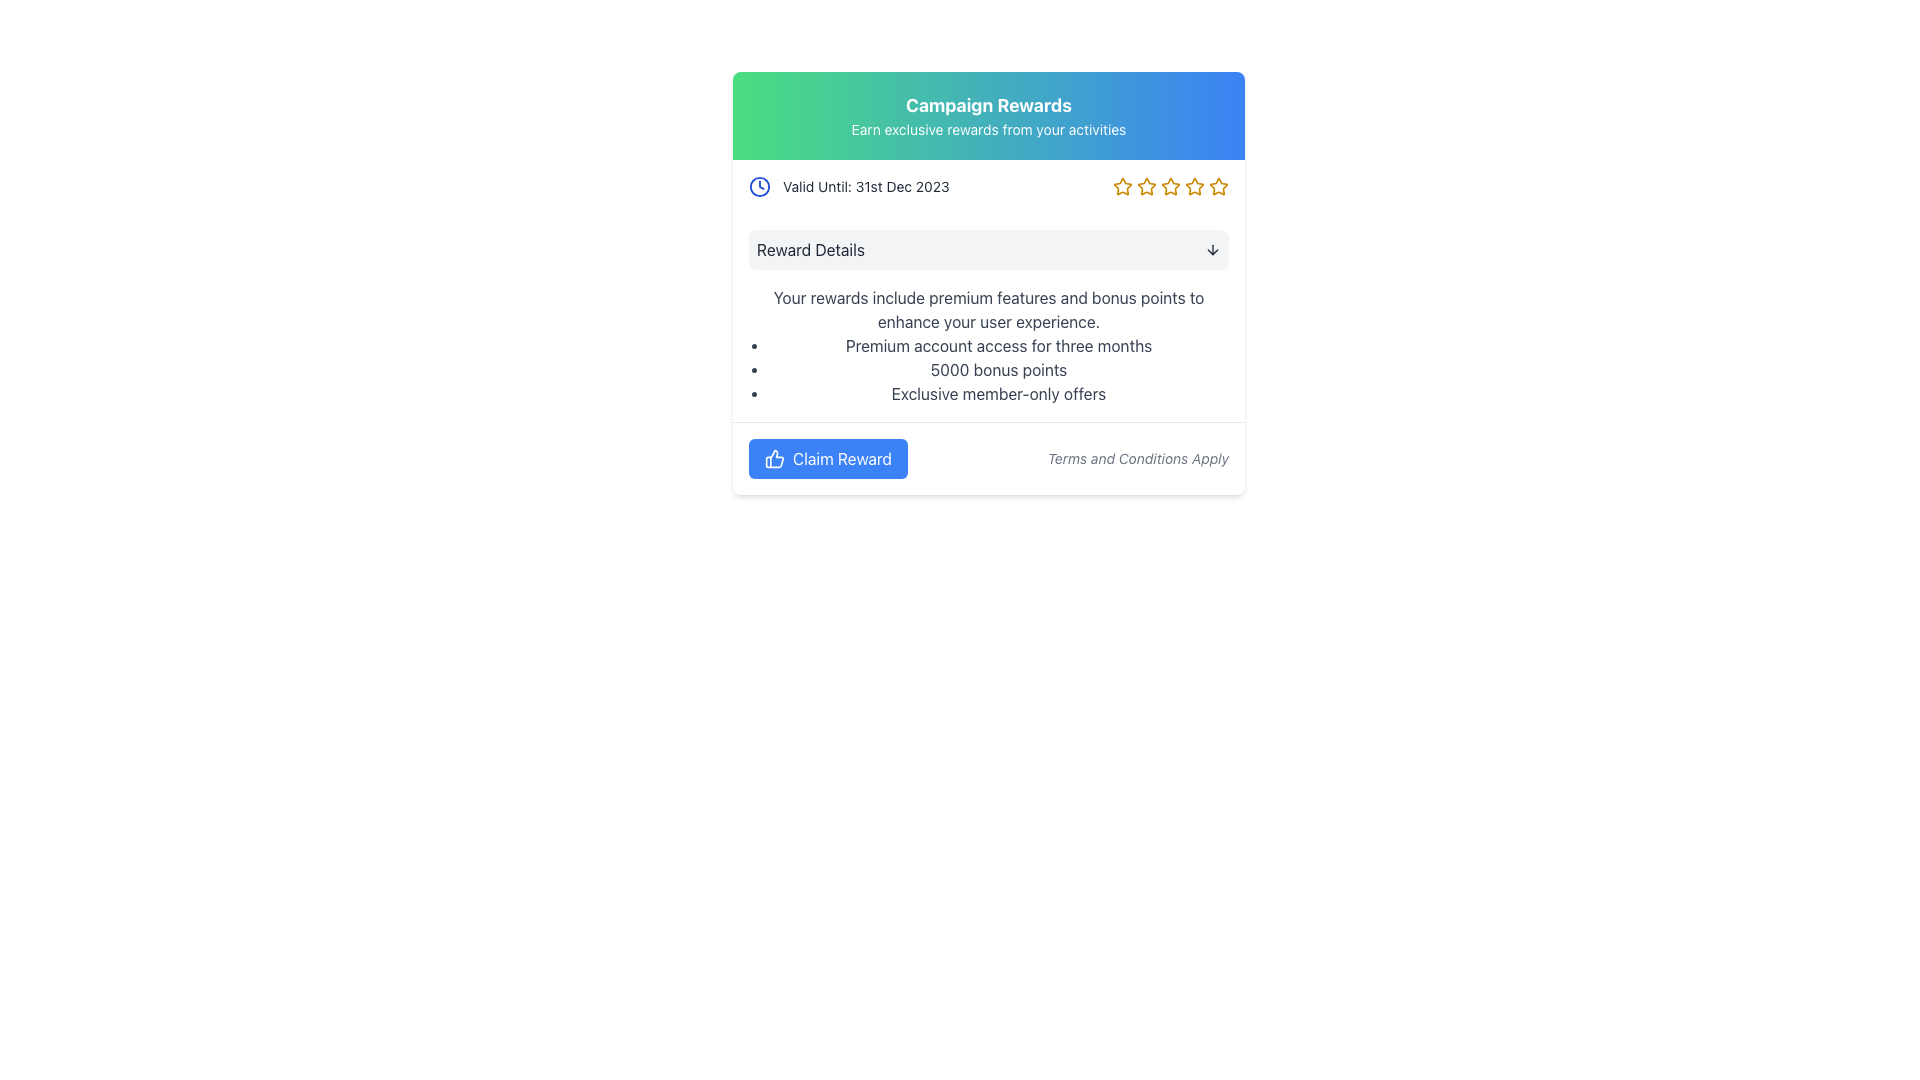 This screenshot has height=1080, width=1920. I want to click on the Text Content Area that displays the user's rewards and benefits, including 'Premium account access for three months,' '5000 bonus points,' and 'Exclusive member-only offers.', so click(988, 345).